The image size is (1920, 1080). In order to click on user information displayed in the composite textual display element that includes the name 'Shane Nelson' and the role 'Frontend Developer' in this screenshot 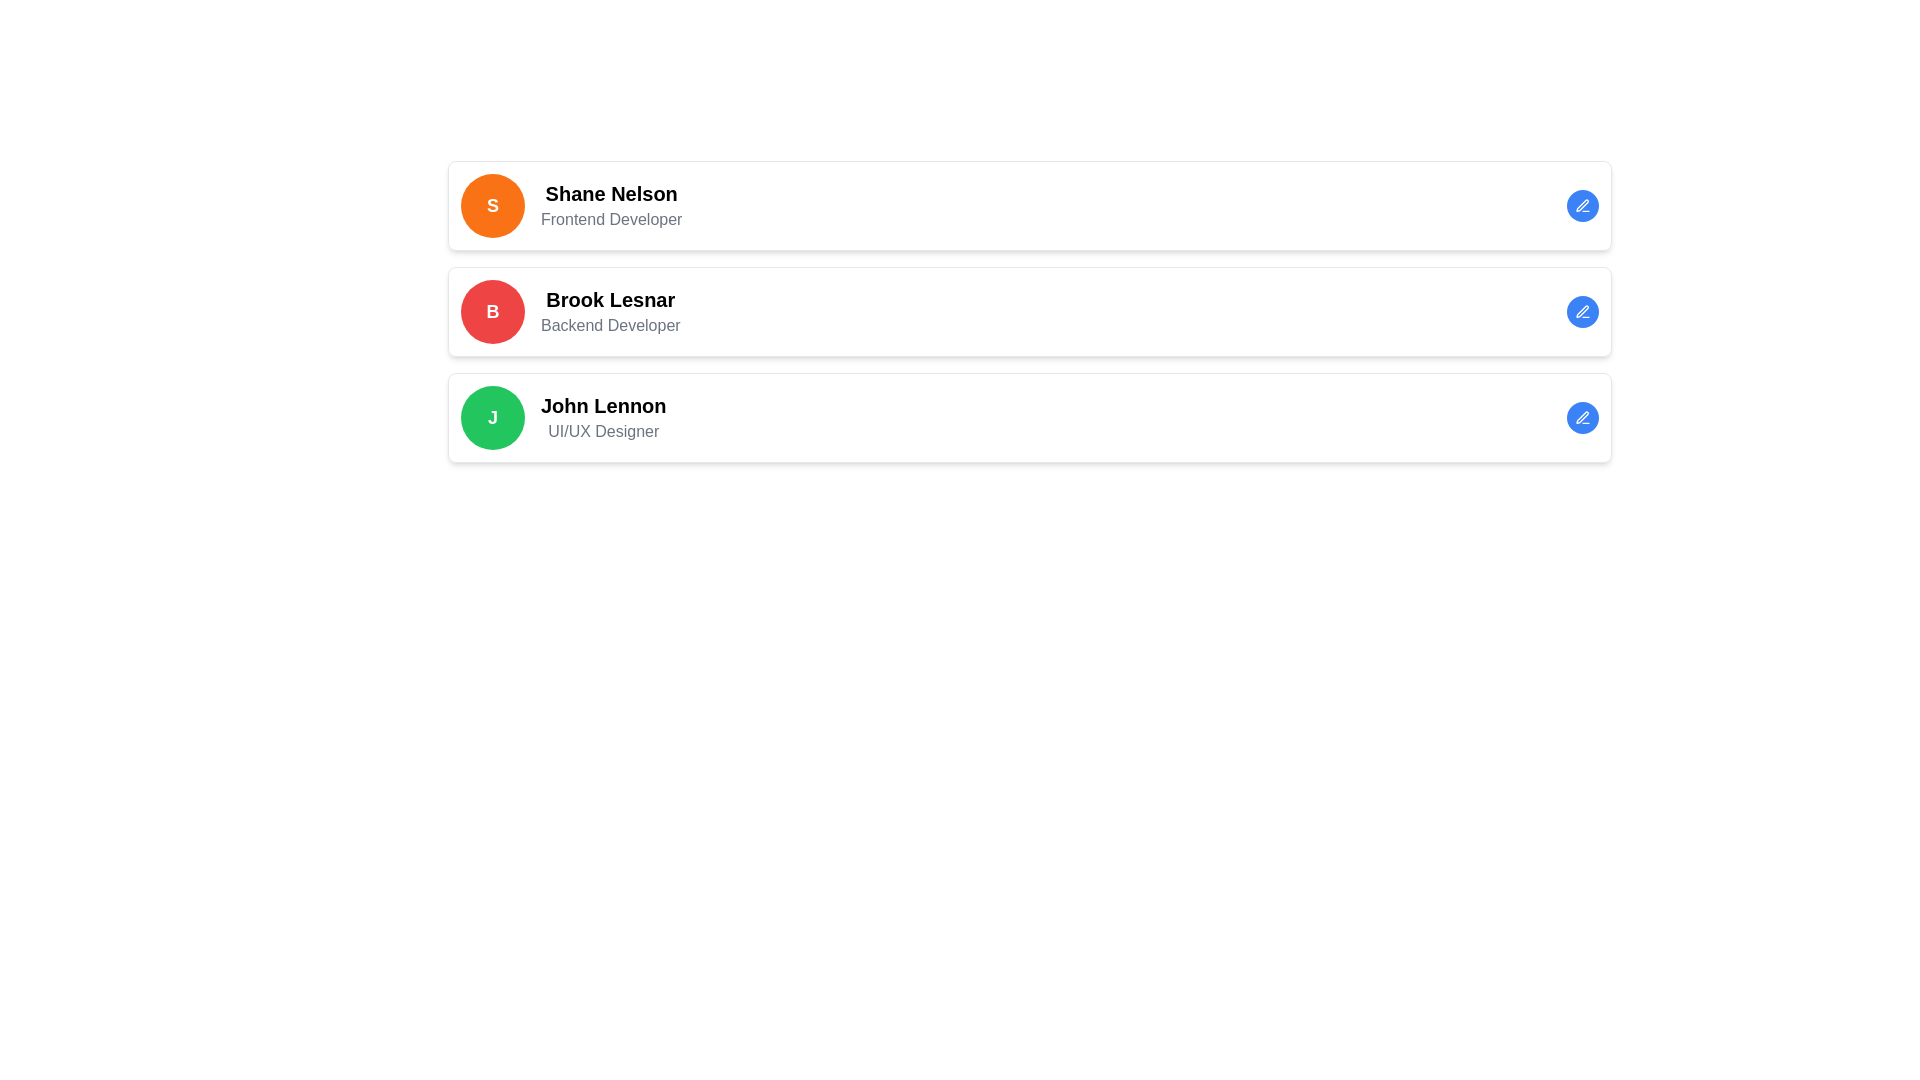, I will do `click(610, 205)`.